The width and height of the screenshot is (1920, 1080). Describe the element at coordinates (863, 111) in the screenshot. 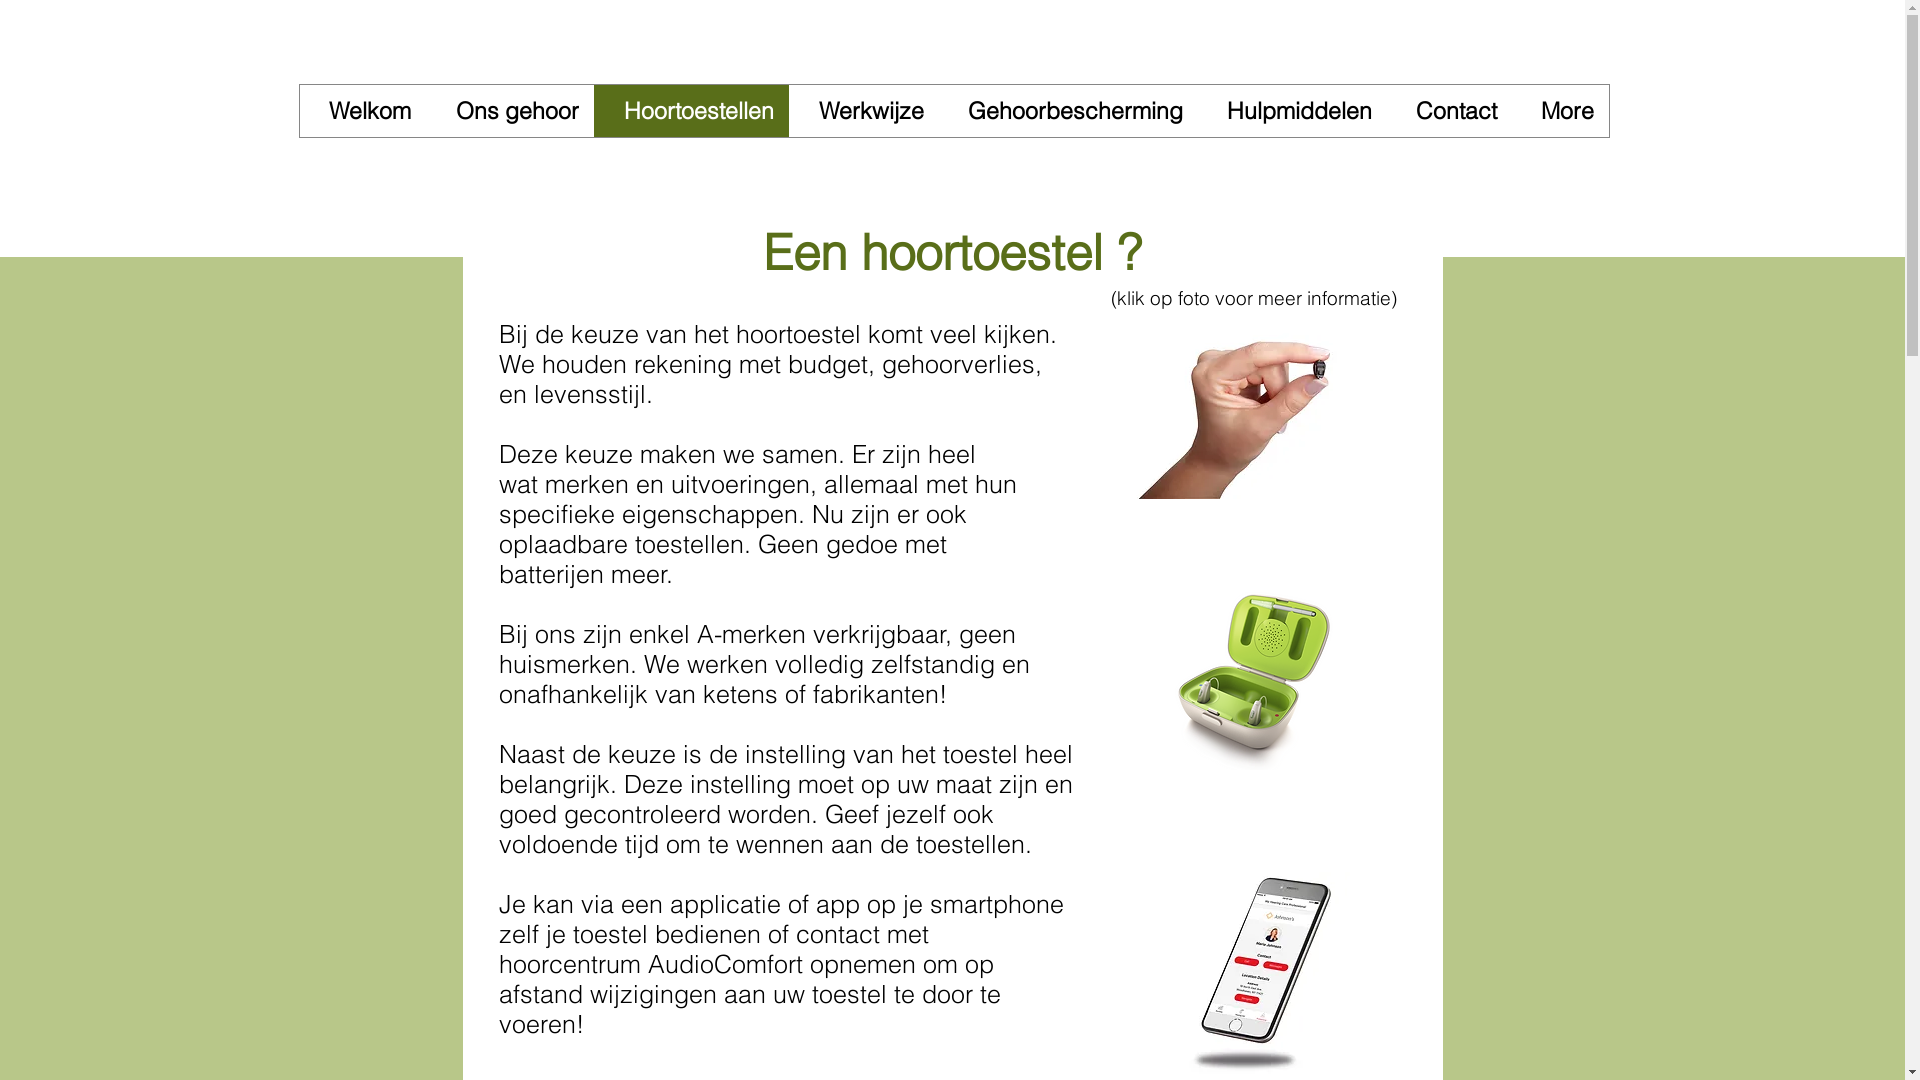

I see `'Werkwijze'` at that location.